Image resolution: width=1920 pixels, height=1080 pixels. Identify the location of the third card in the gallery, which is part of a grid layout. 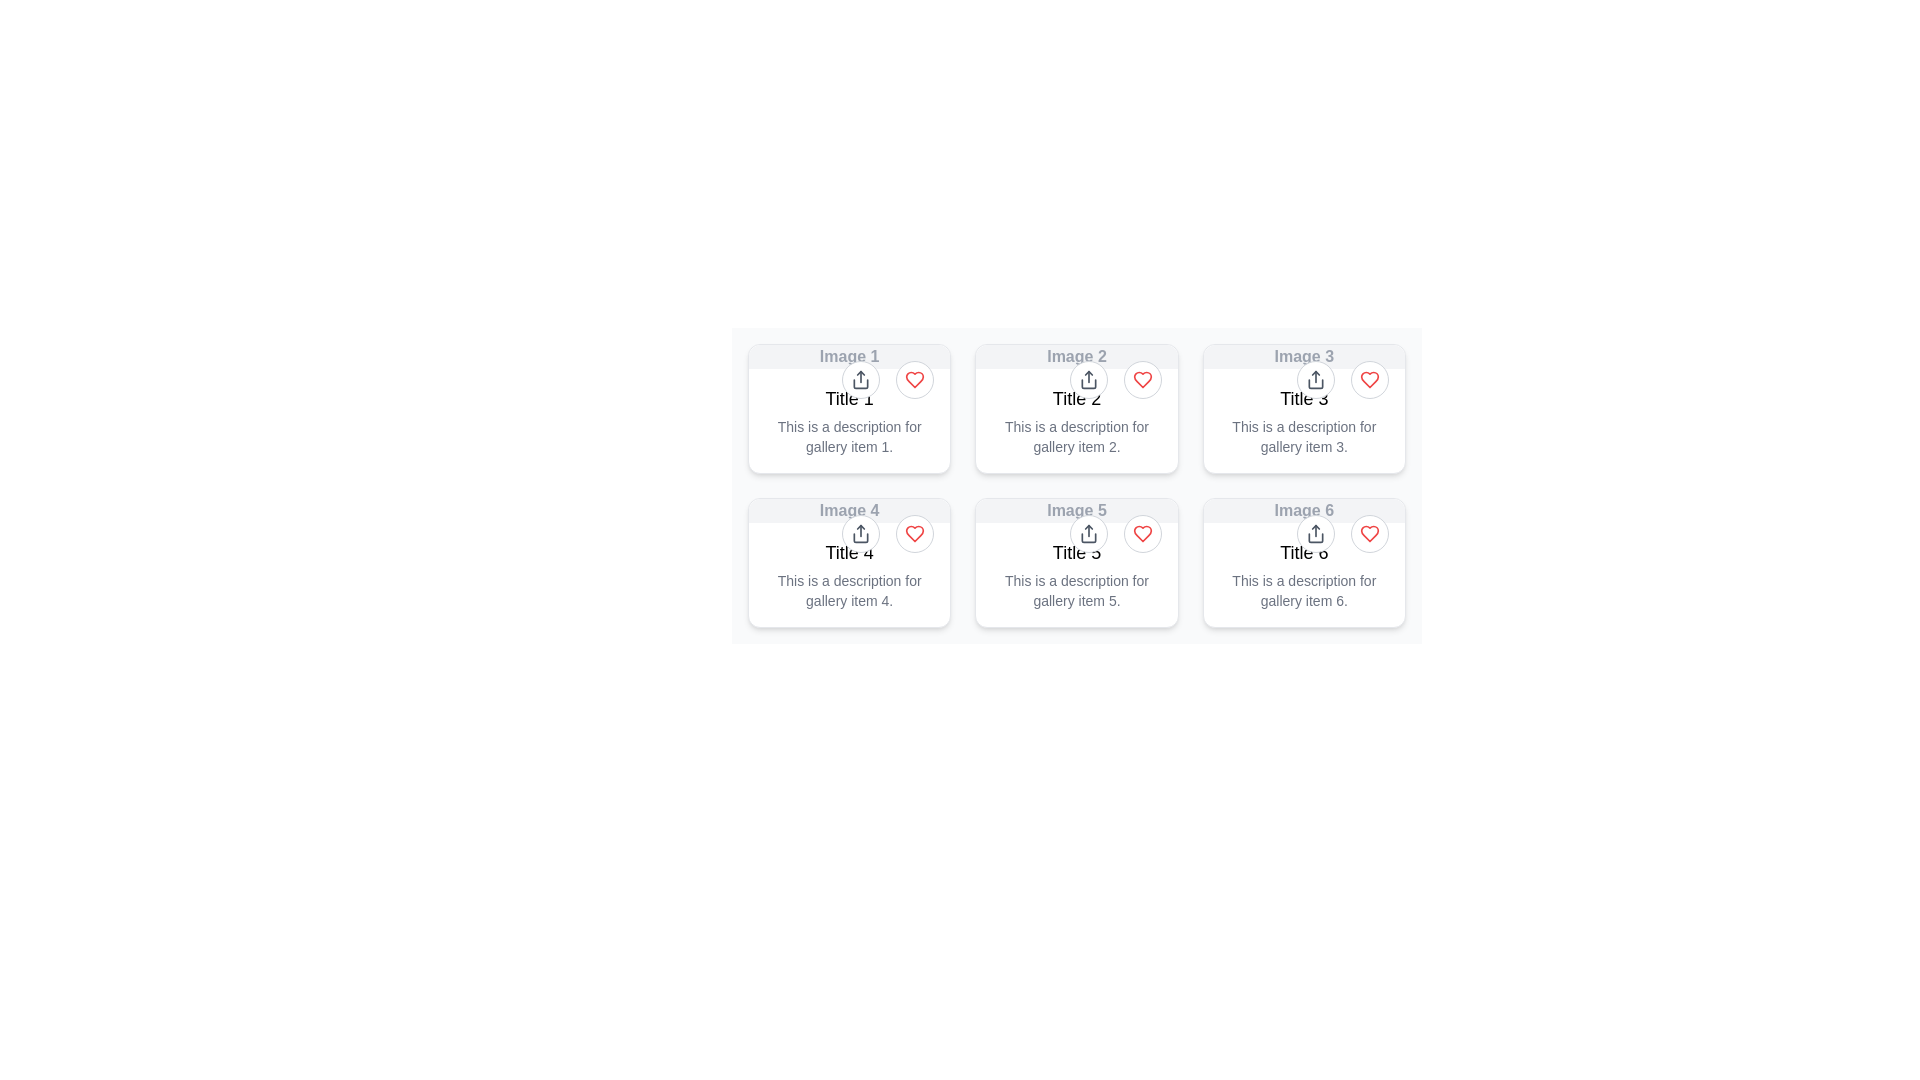
(1304, 407).